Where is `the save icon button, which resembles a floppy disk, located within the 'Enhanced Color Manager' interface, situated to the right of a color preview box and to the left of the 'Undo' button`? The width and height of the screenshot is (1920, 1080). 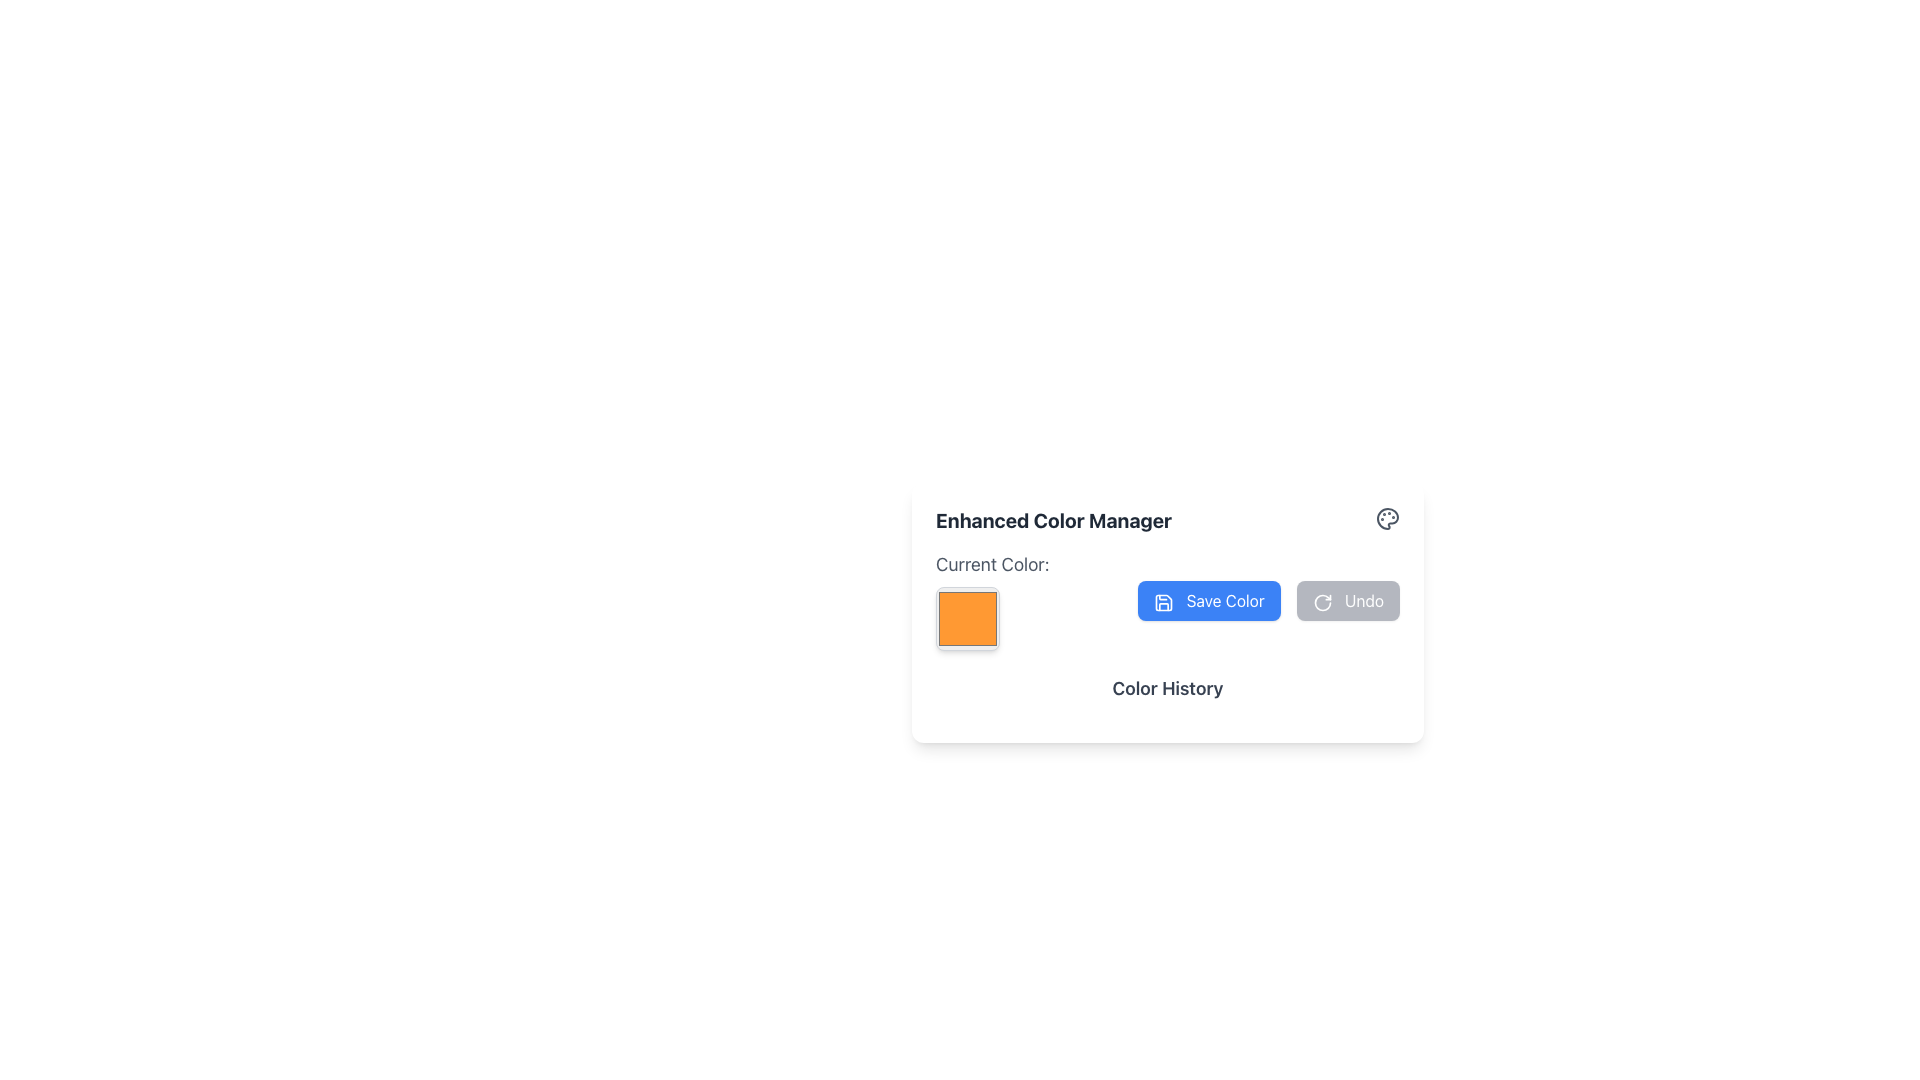
the save icon button, which resembles a floppy disk, located within the 'Enhanced Color Manager' interface, situated to the right of a color preview box and to the left of the 'Undo' button is located at coordinates (1164, 601).